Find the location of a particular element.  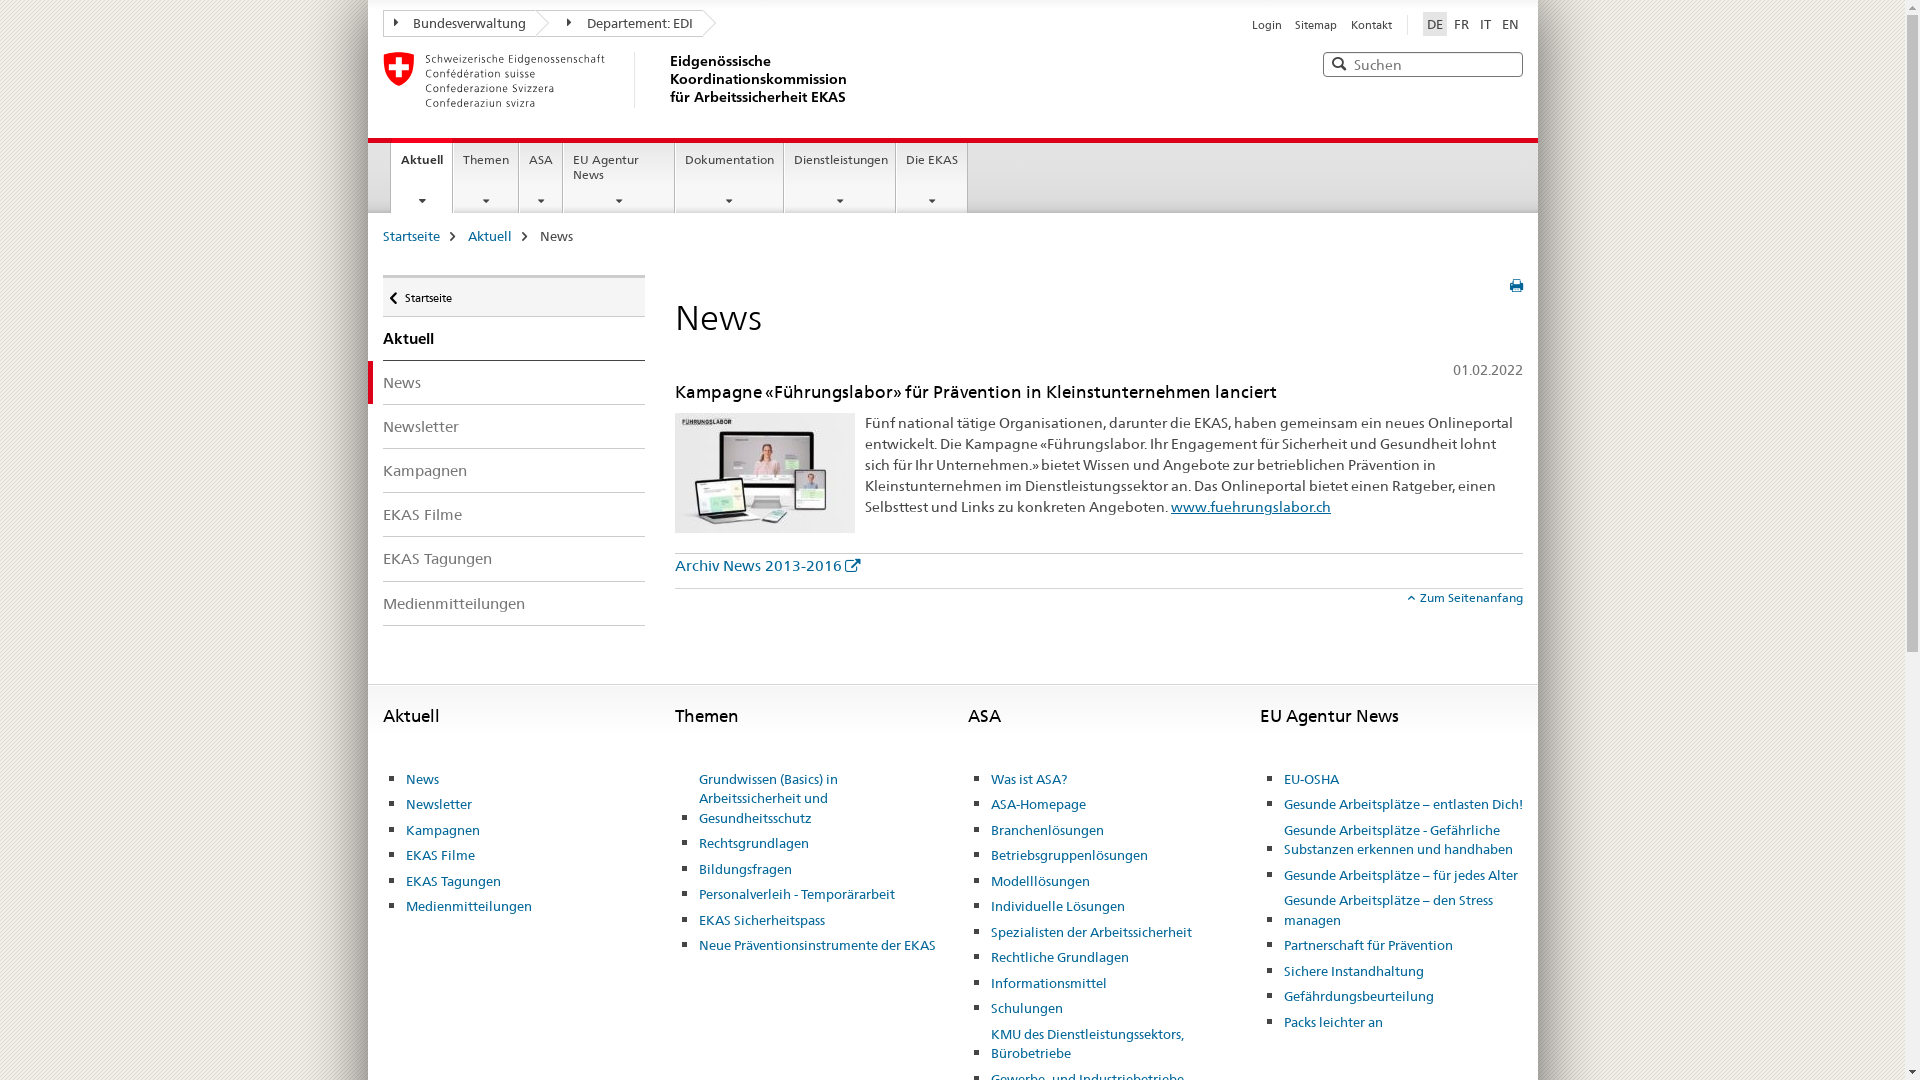

'EU Agentur News' is located at coordinates (618, 176).